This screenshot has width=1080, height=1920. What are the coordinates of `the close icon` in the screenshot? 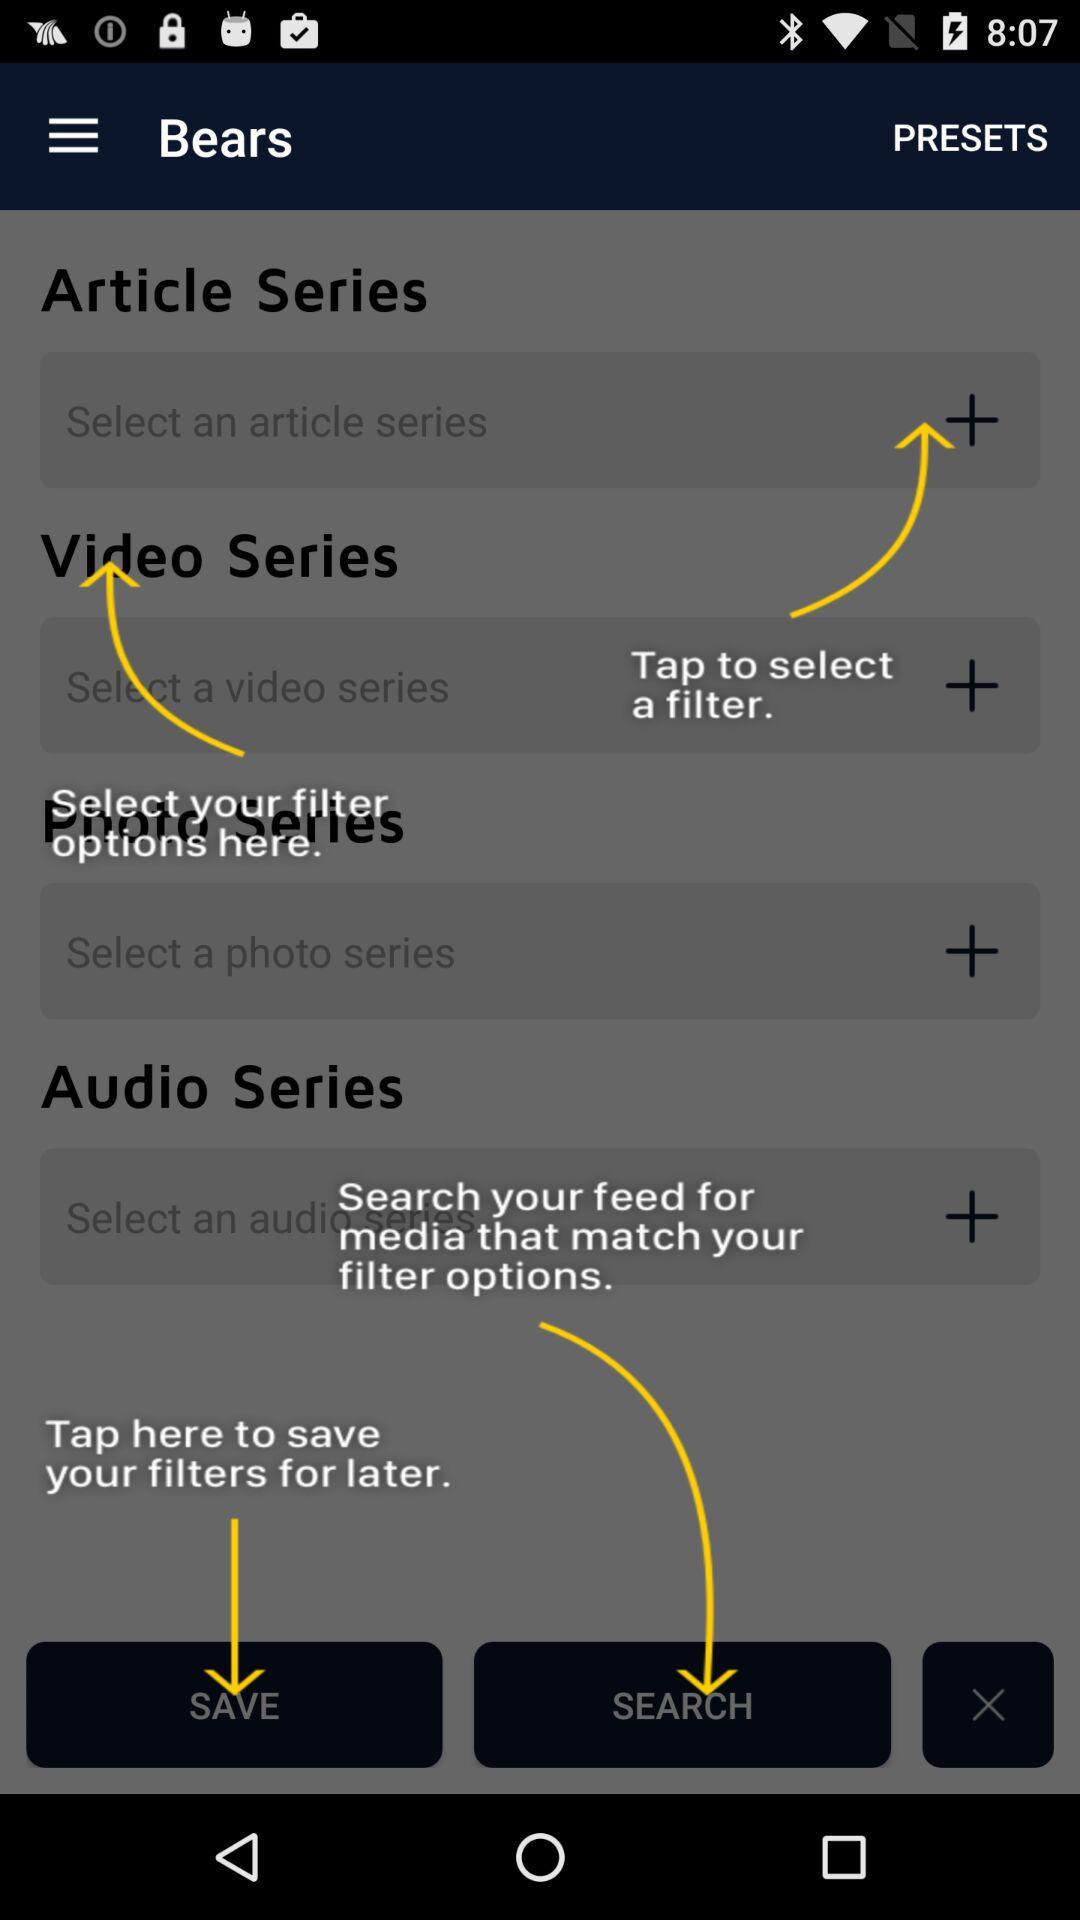 It's located at (987, 1824).